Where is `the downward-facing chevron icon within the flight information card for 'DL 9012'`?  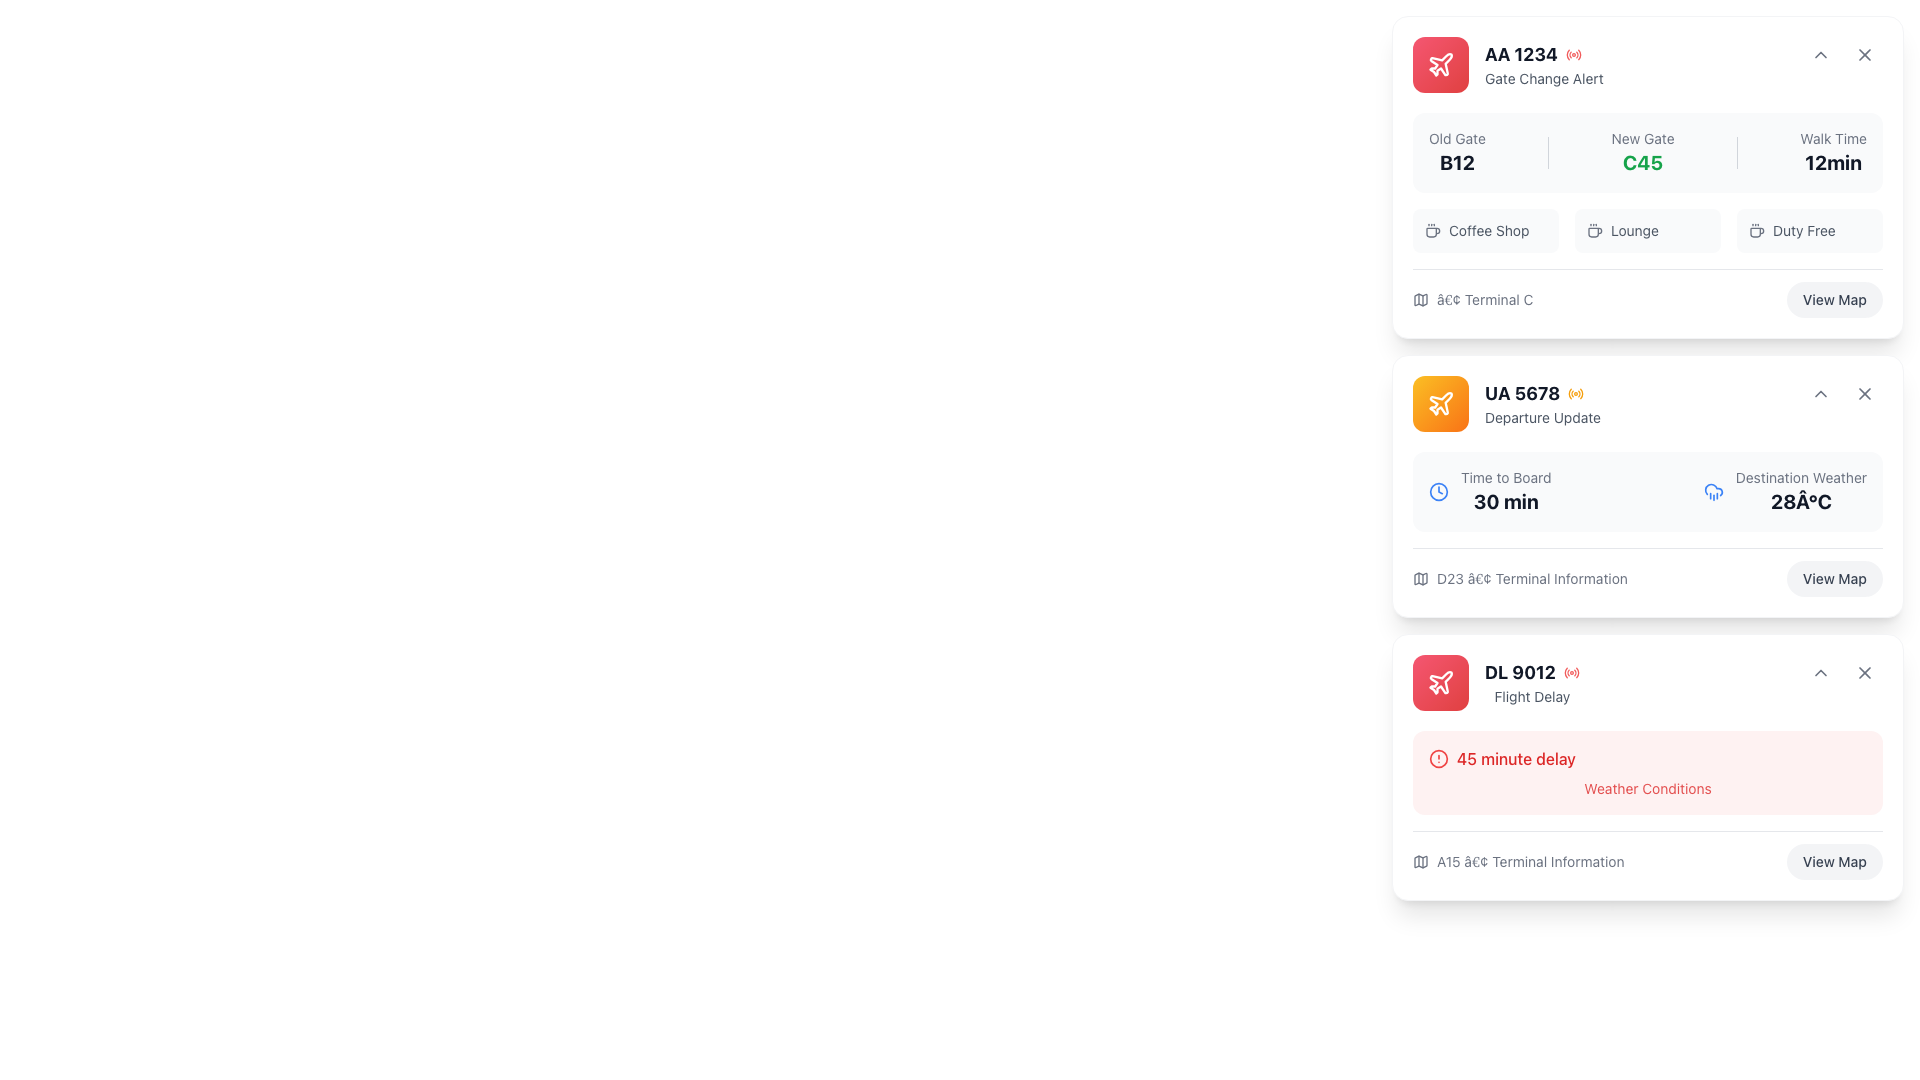 the downward-facing chevron icon within the flight information card for 'DL 9012' is located at coordinates (1820, 672).